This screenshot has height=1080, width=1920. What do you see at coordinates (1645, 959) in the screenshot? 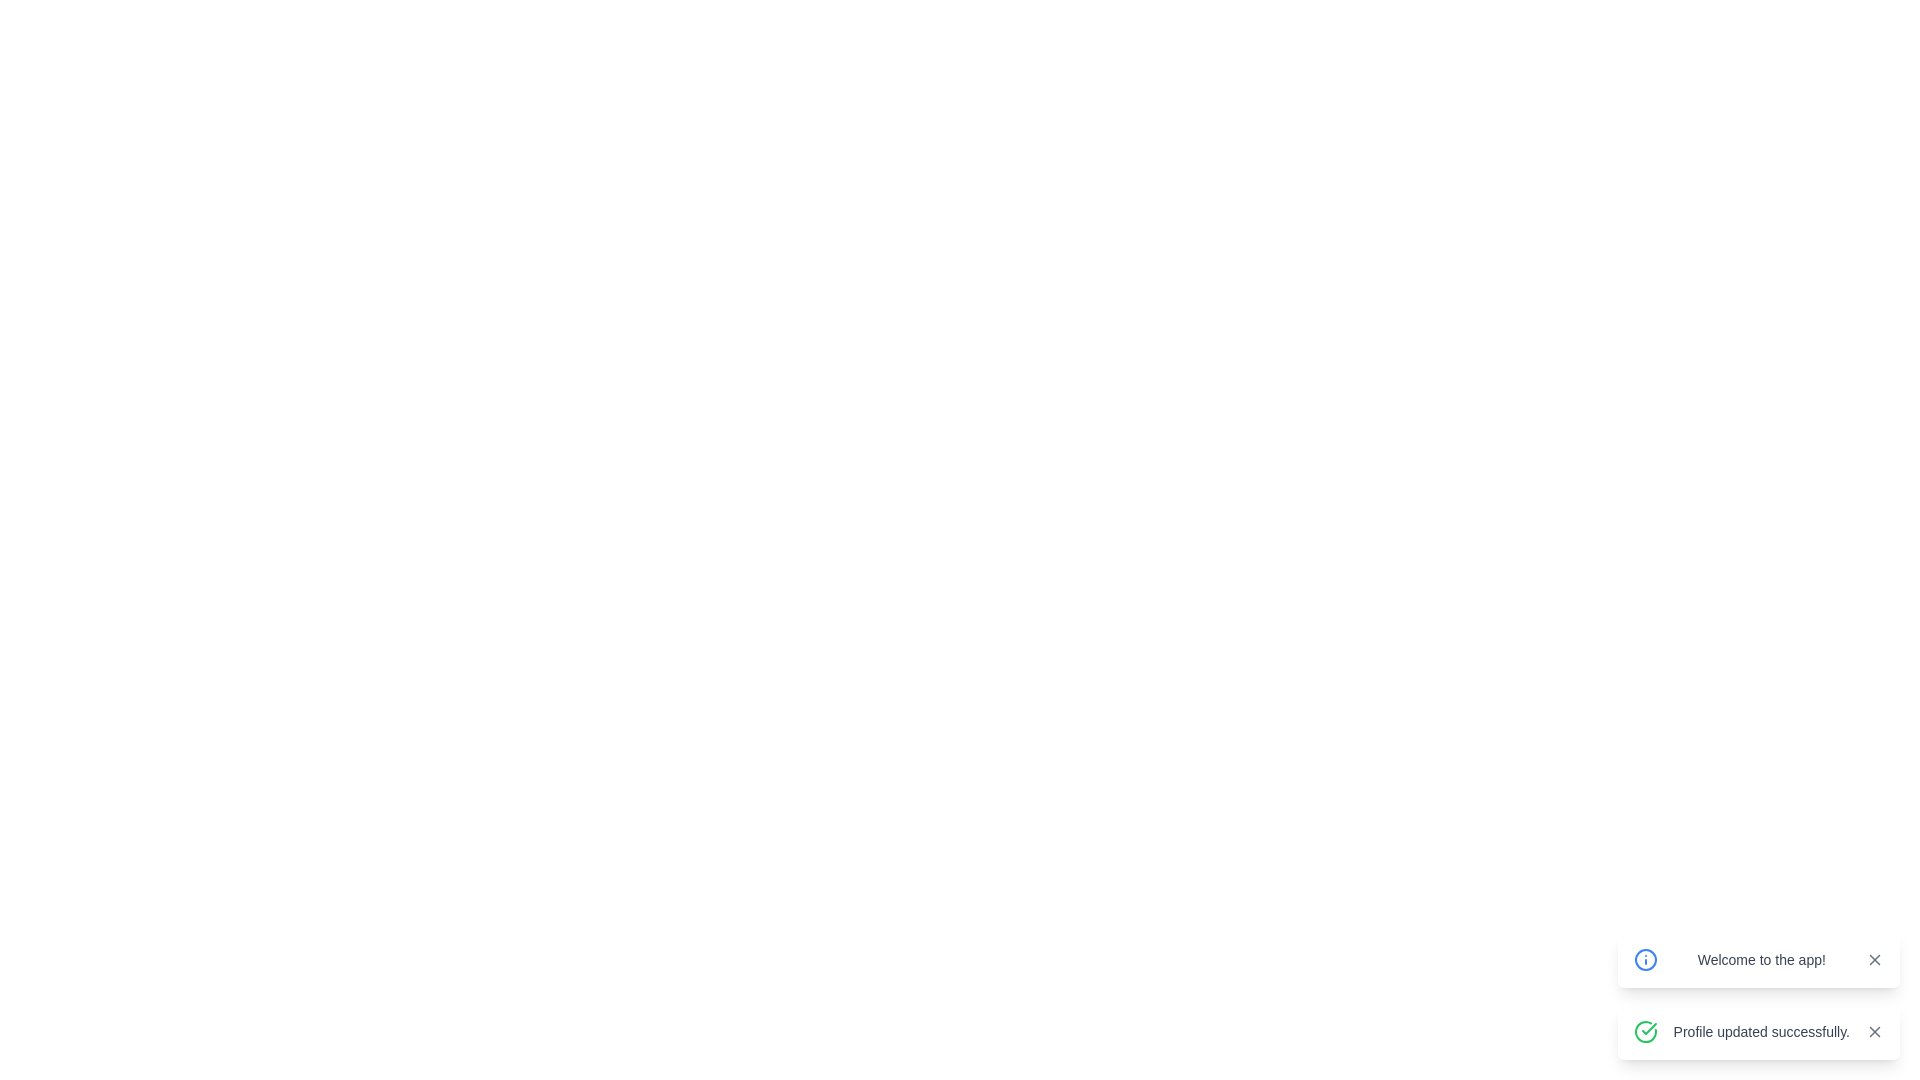
I see `the circular SVG graphic element next to the text 'Welcome to the app!' in the notification section at the lower right corner of the layout` at bounding box center [1645, 959].